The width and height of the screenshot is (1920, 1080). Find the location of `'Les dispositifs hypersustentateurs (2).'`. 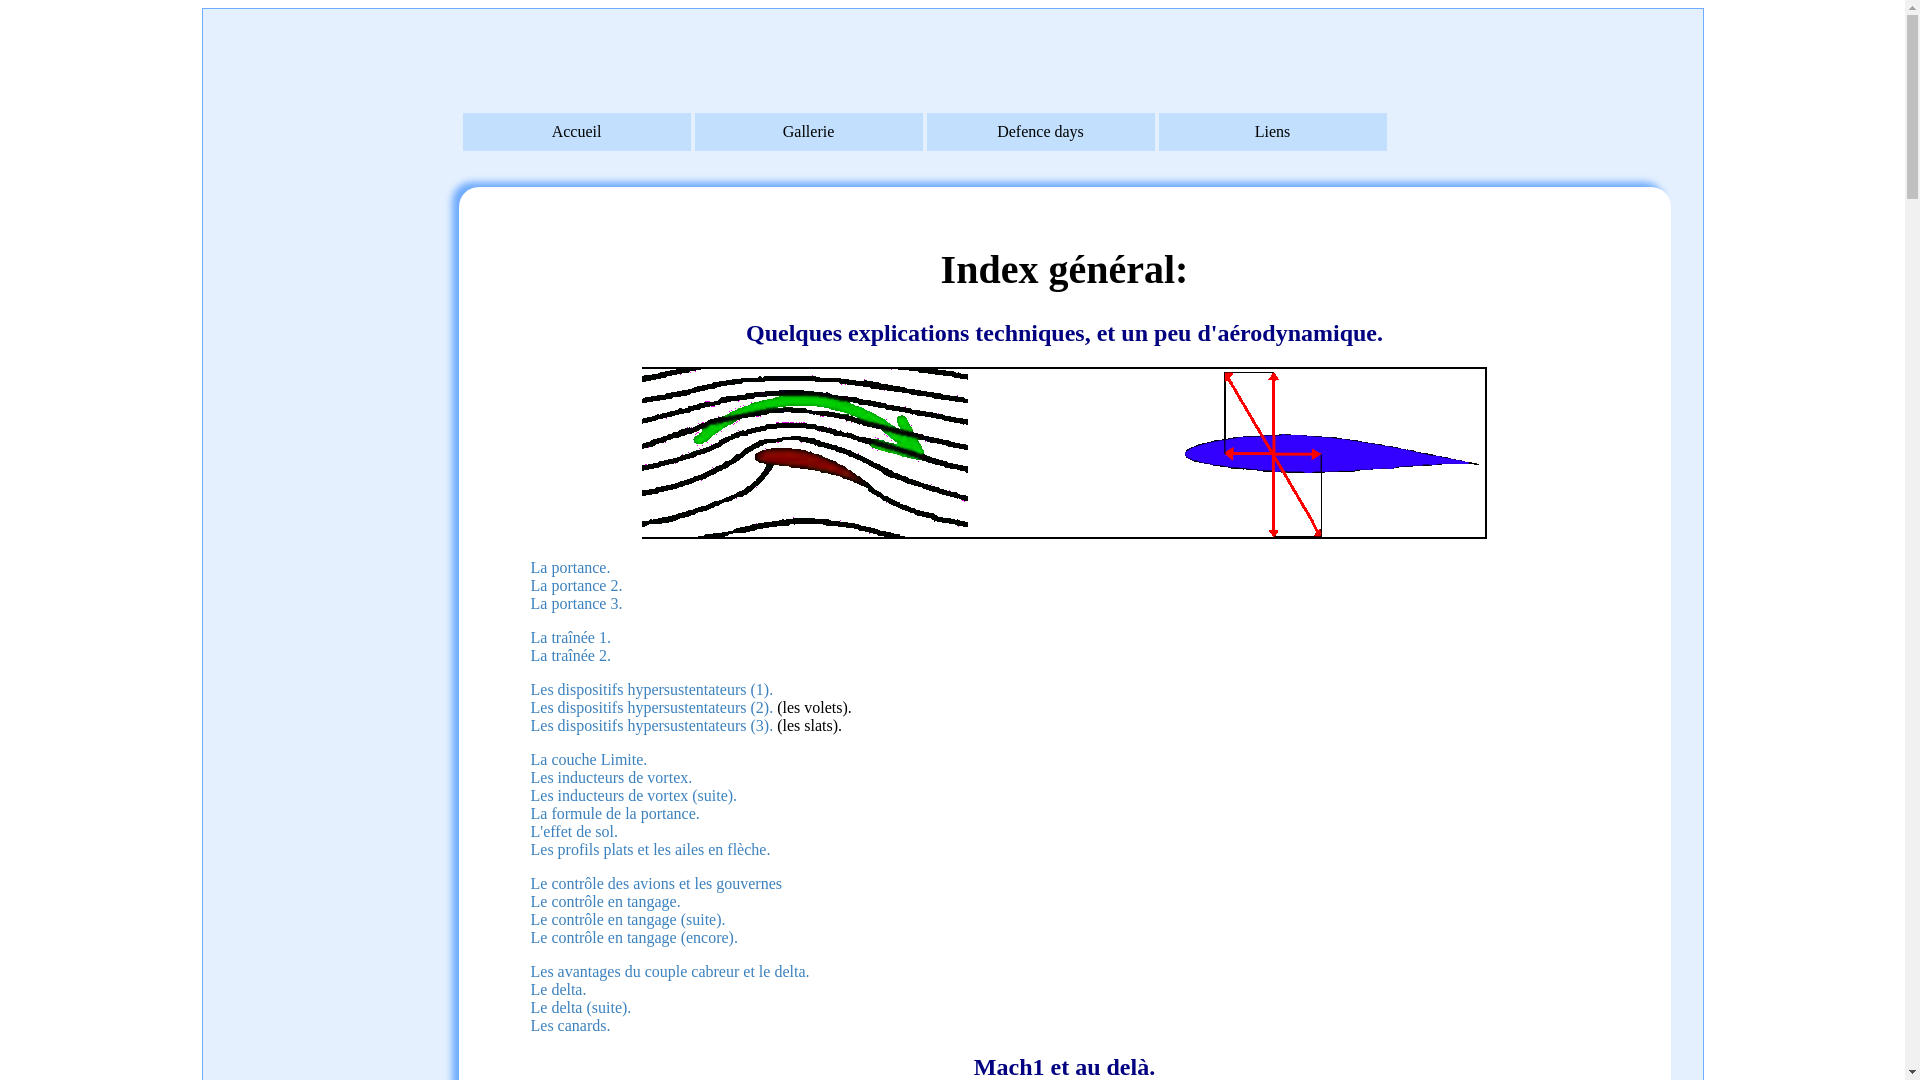

'Les dispositifs hypersustentateurs (2).' is located at coordinates (651, 705).